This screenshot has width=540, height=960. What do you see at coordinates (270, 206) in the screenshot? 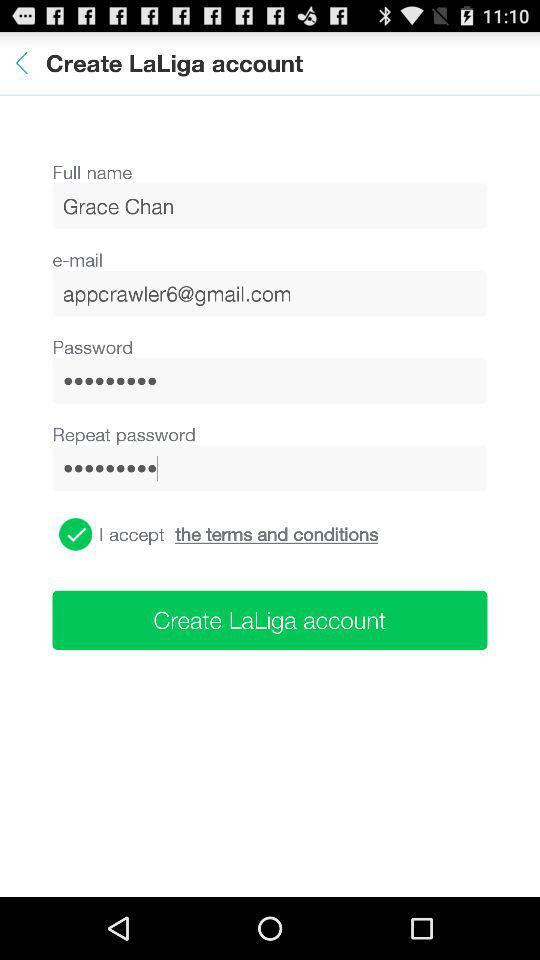
I see `the icon above the e-mail icon` at bounding box center [270, 206].